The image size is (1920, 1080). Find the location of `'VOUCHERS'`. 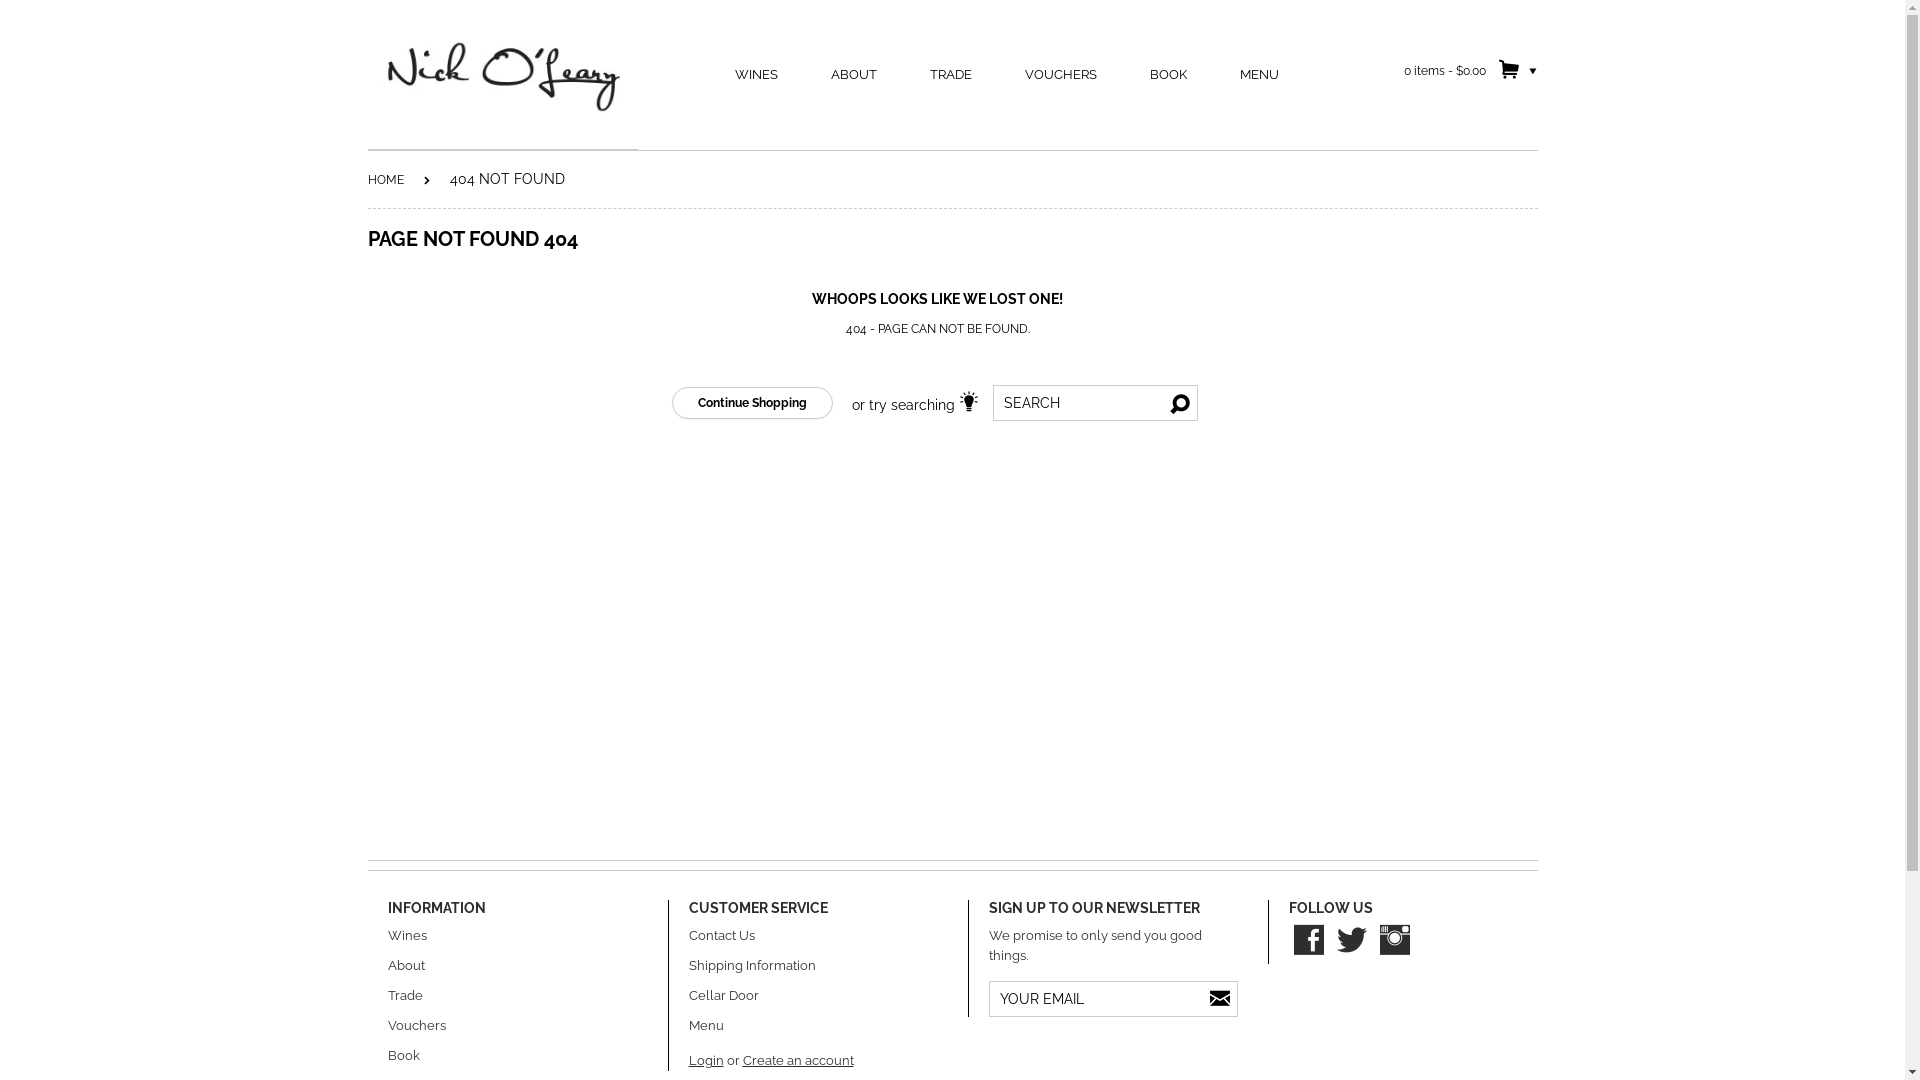

'VOUCHERS' is located at coordinates (1059, 73).